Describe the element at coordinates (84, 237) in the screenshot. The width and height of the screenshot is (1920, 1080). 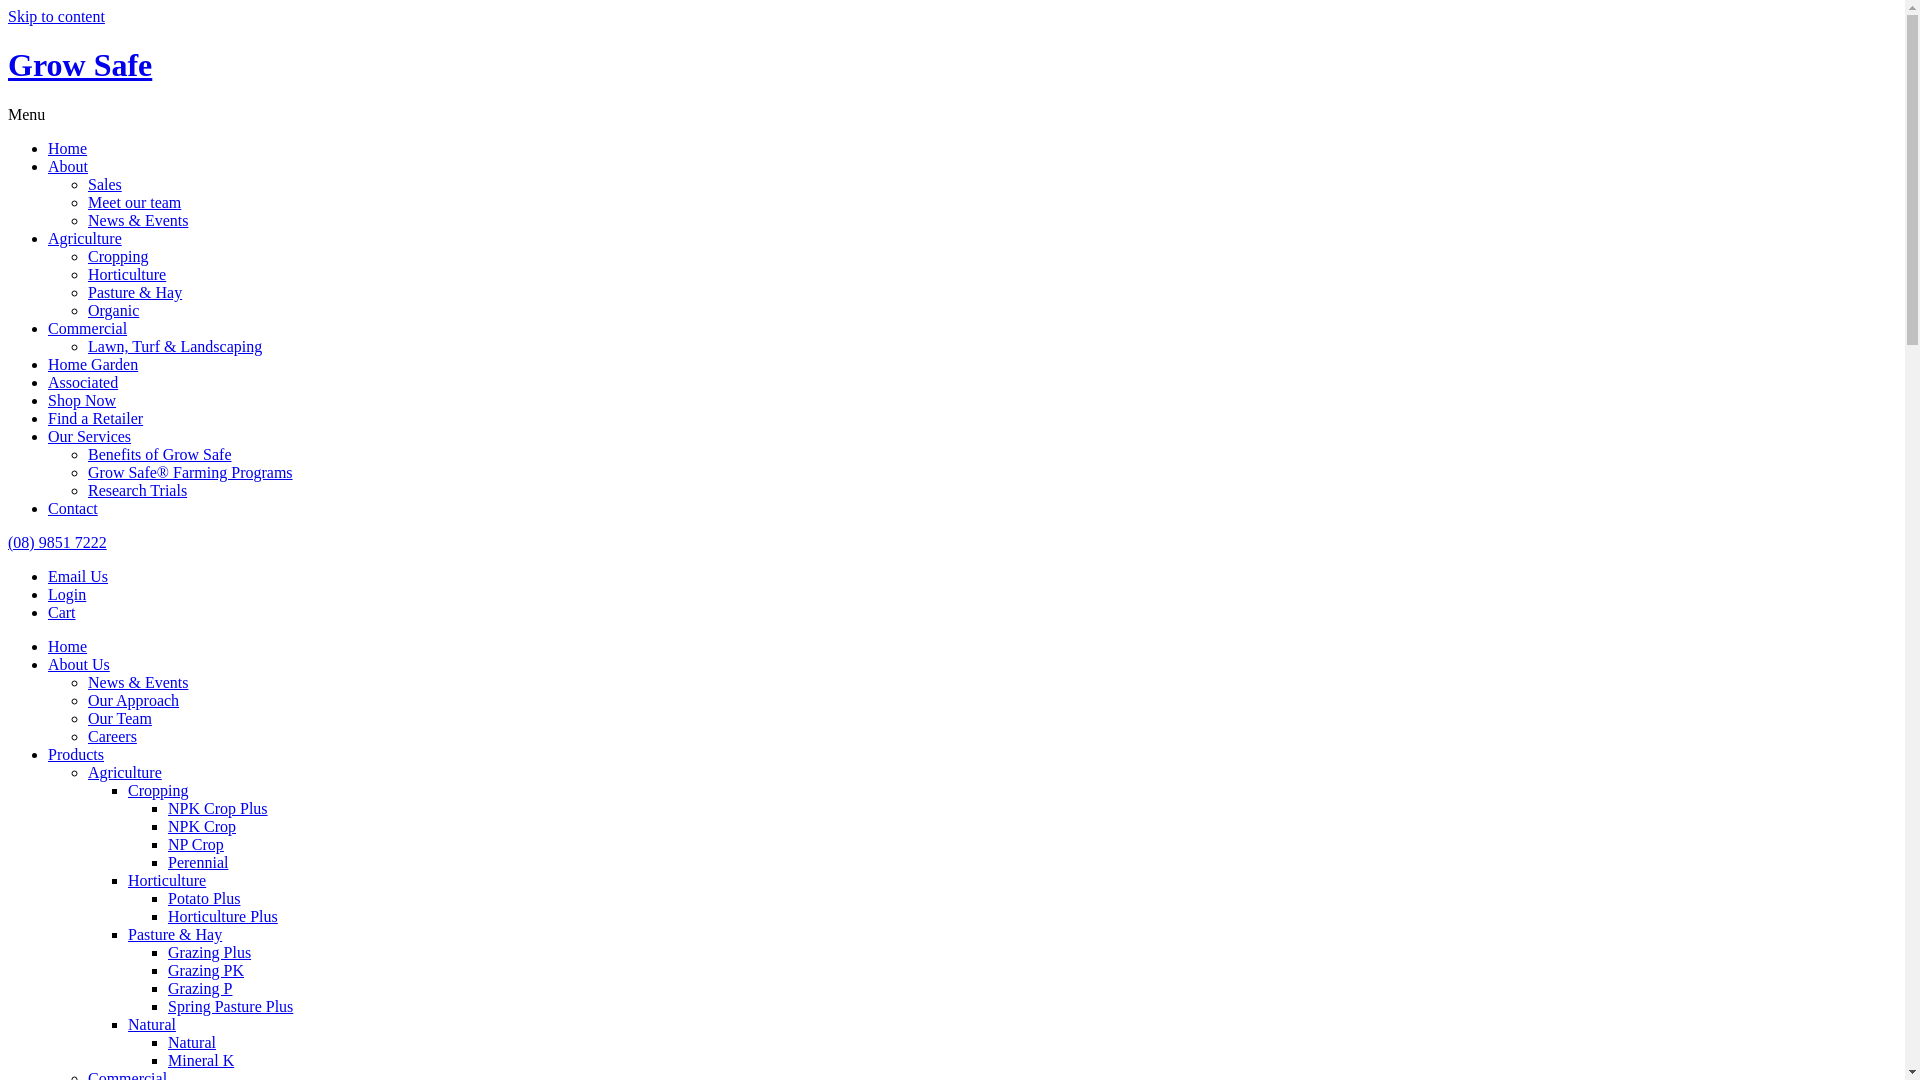
I see `'Agriculture'` at that location.